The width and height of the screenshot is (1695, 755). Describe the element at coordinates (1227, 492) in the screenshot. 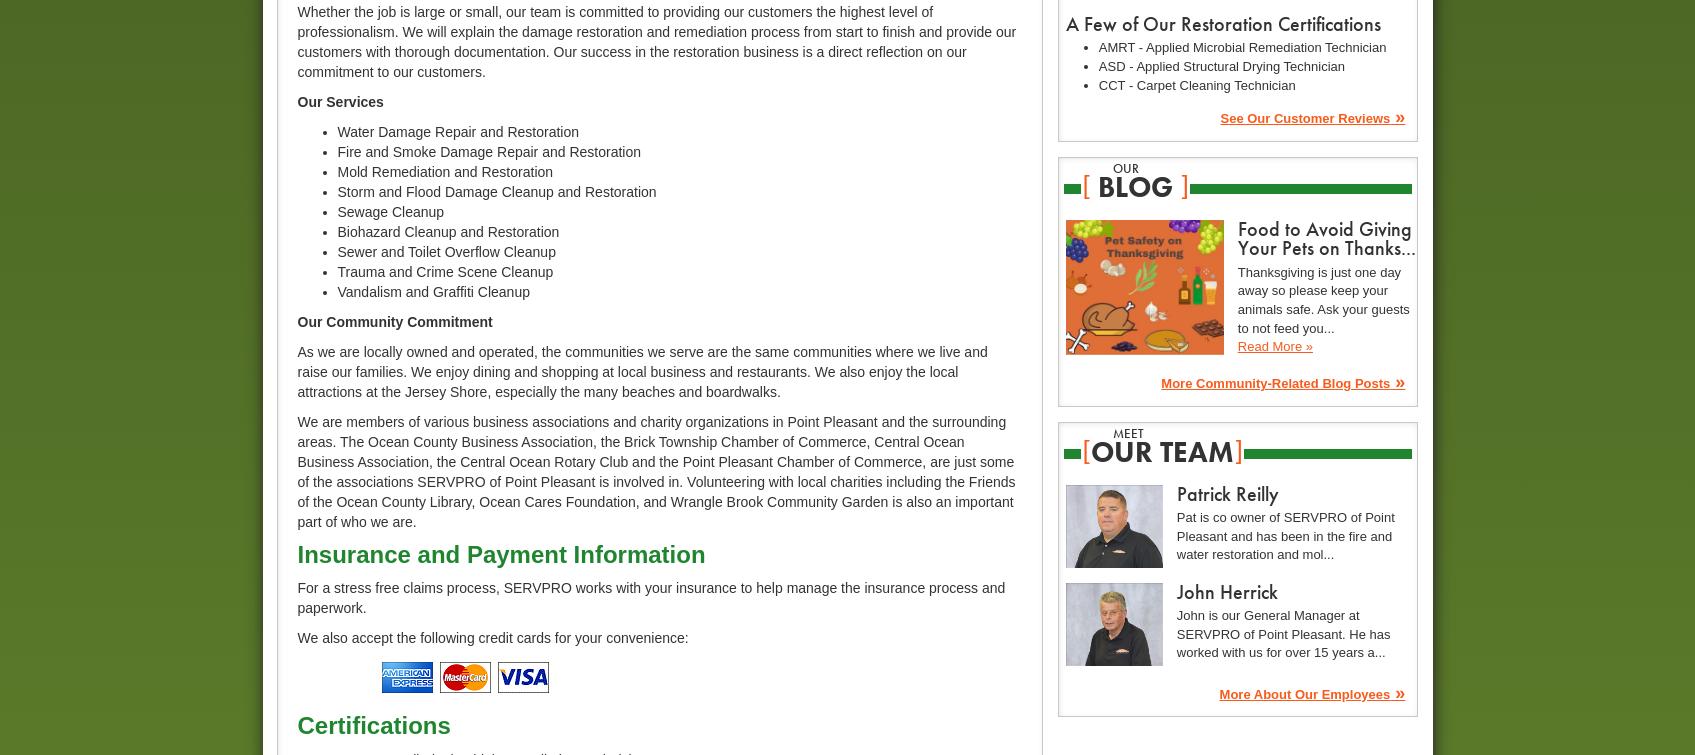

I see `'Patrick Reilly'` at that location.